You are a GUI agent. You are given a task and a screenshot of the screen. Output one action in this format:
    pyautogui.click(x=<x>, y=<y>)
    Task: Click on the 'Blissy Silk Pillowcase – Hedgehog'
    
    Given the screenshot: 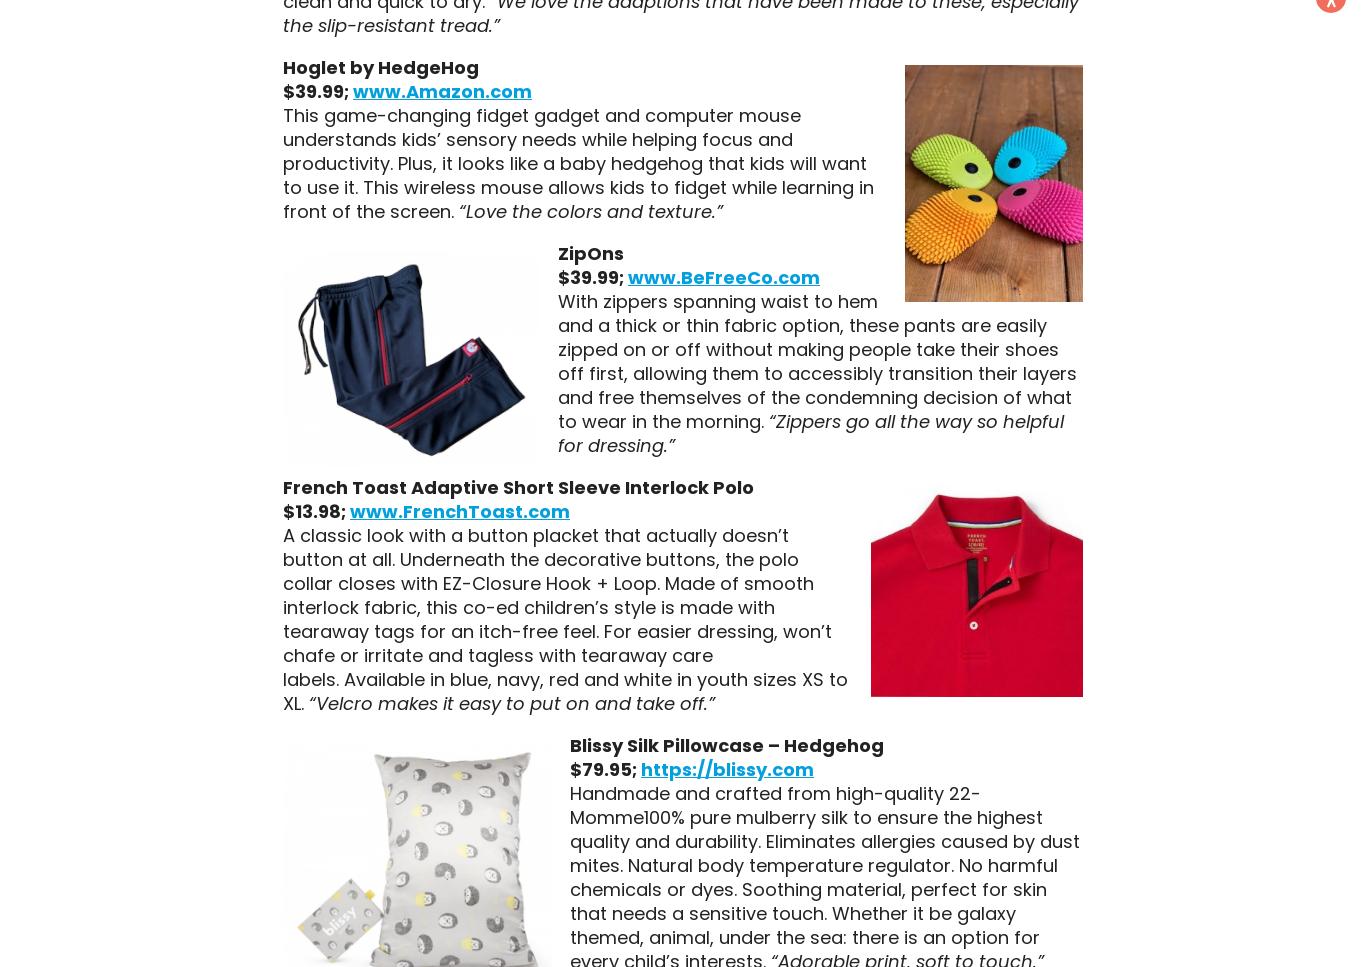 What is the action you would take?
    pyautogui.click(x=568, y=744)
    